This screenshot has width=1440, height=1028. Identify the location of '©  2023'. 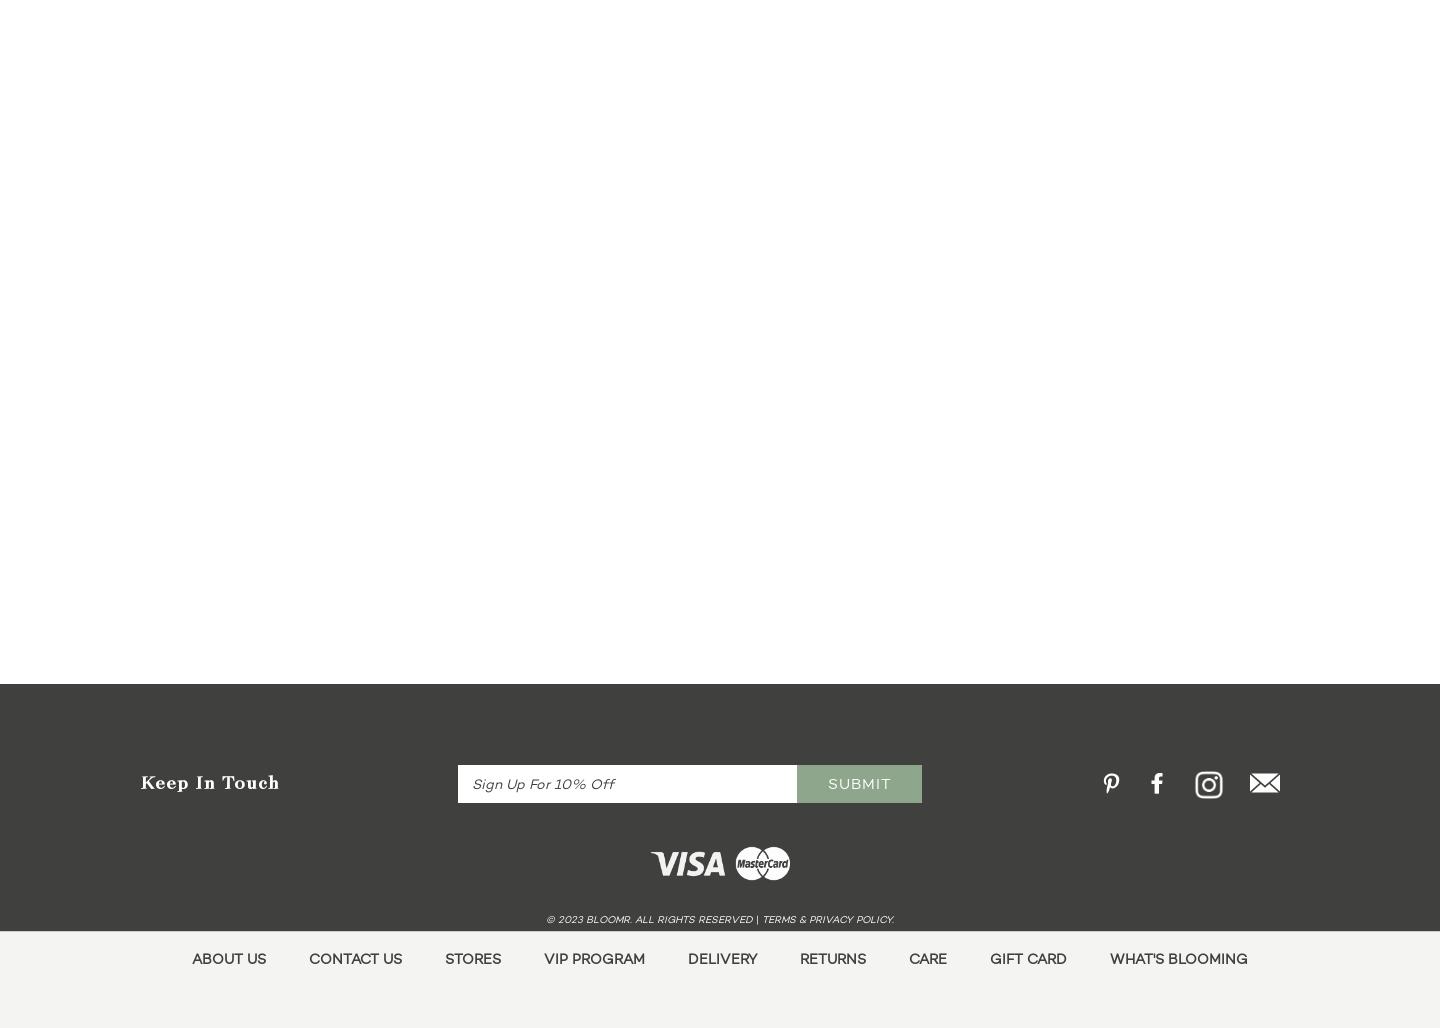
(566, 918).